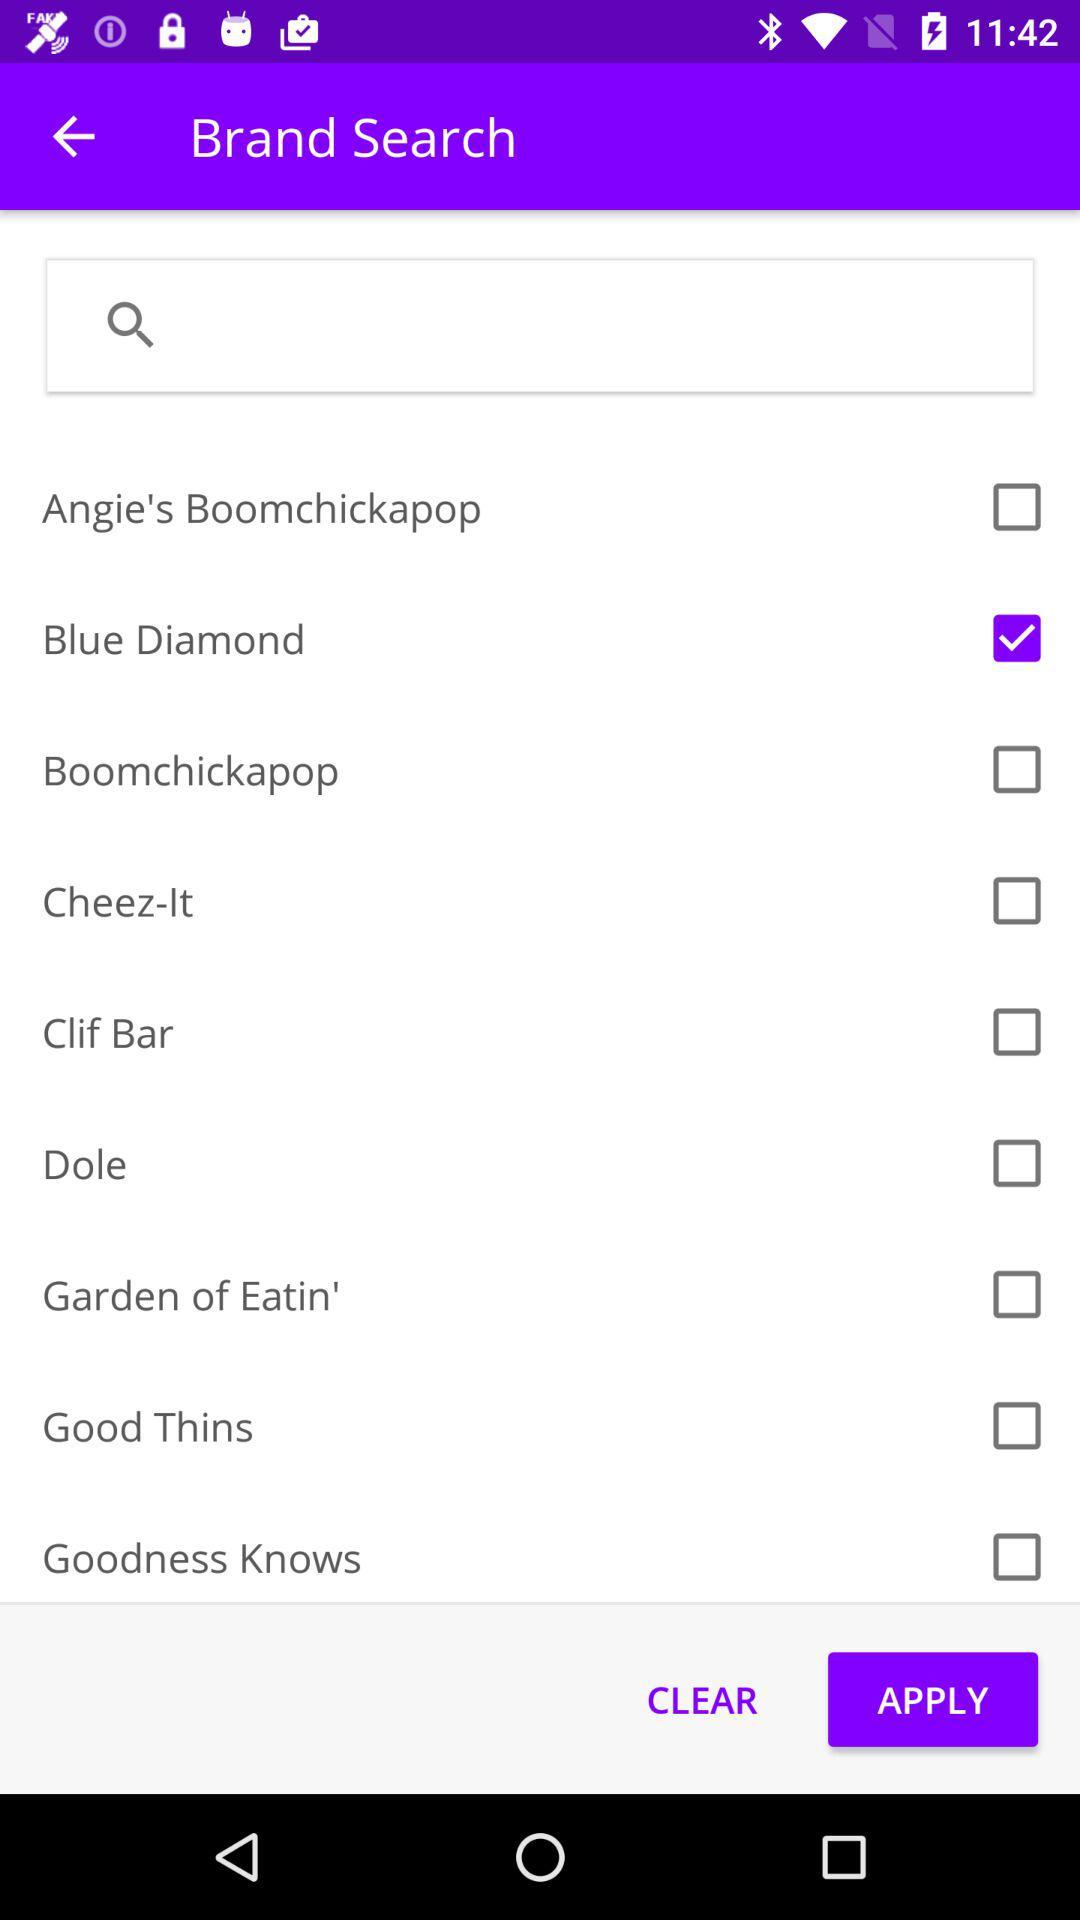  What do you see at coordinates (701, 1698) in the screenshot?
I see `the item to the left of the apply` at bounding box center [701, 1698].